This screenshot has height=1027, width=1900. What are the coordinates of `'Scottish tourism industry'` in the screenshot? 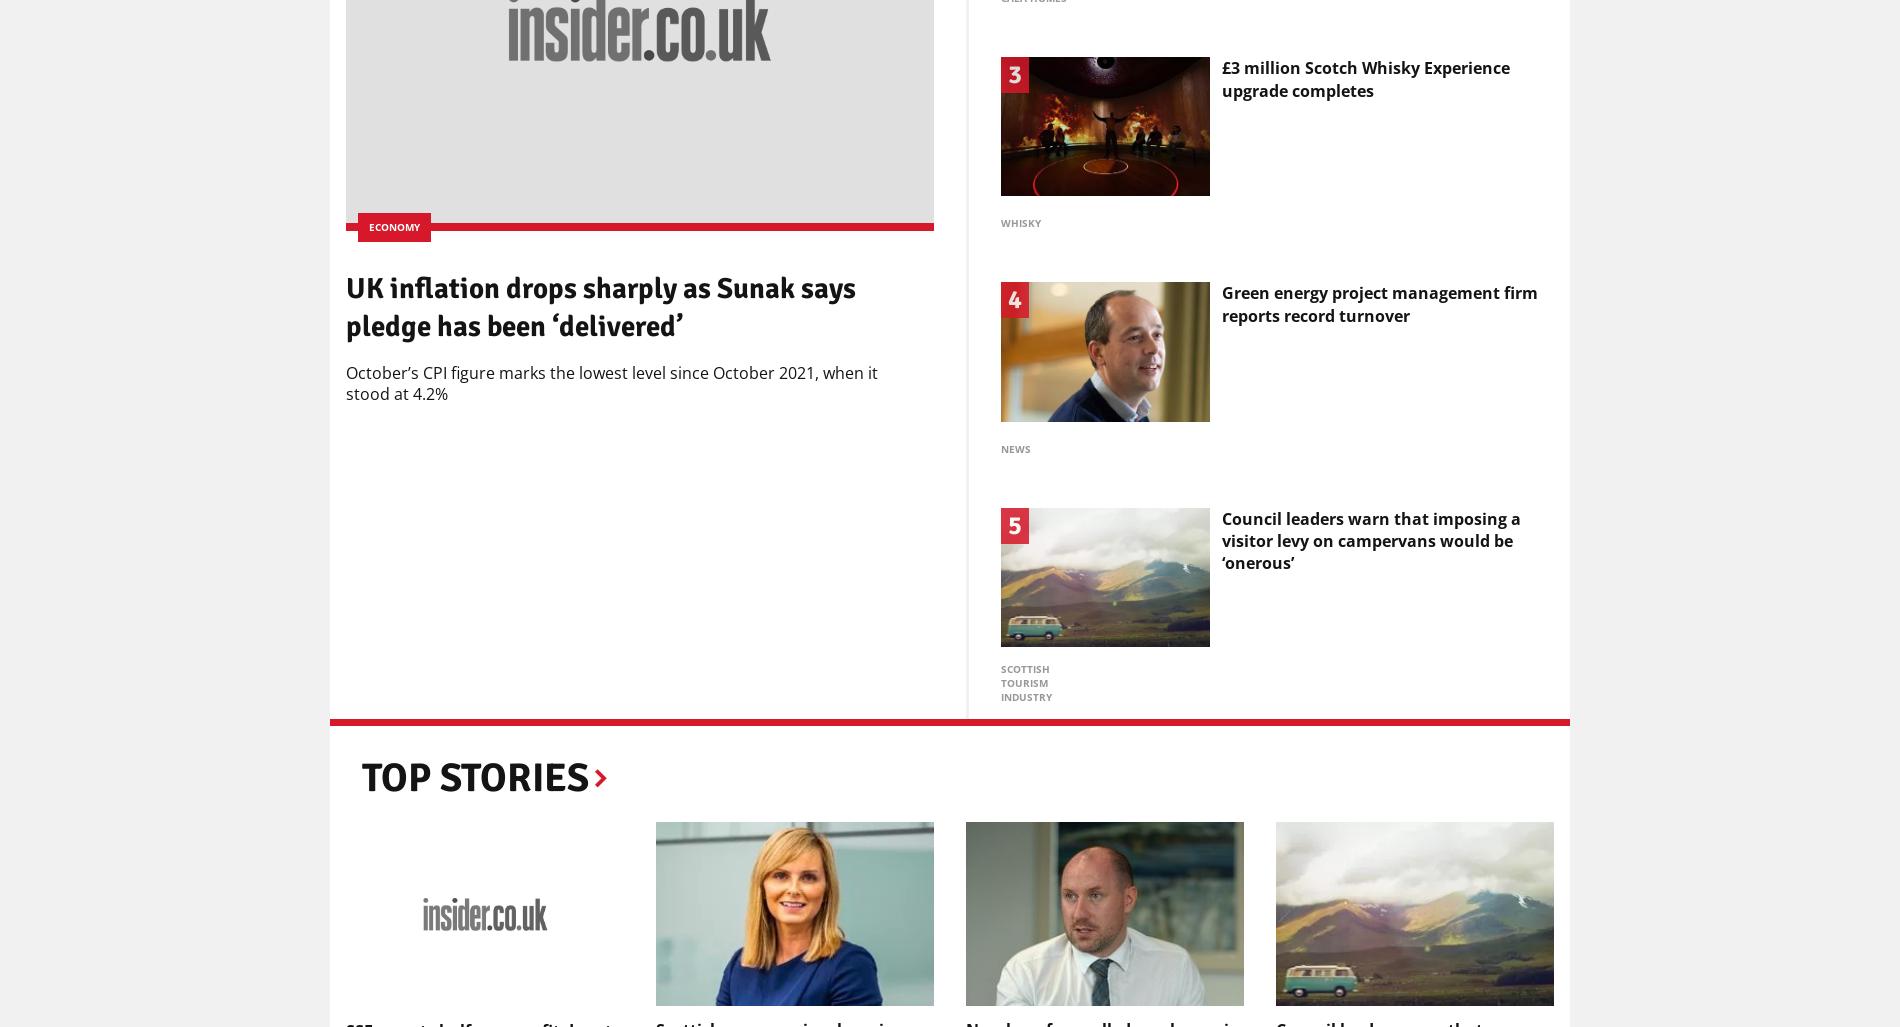 It's located at (1026, 681).